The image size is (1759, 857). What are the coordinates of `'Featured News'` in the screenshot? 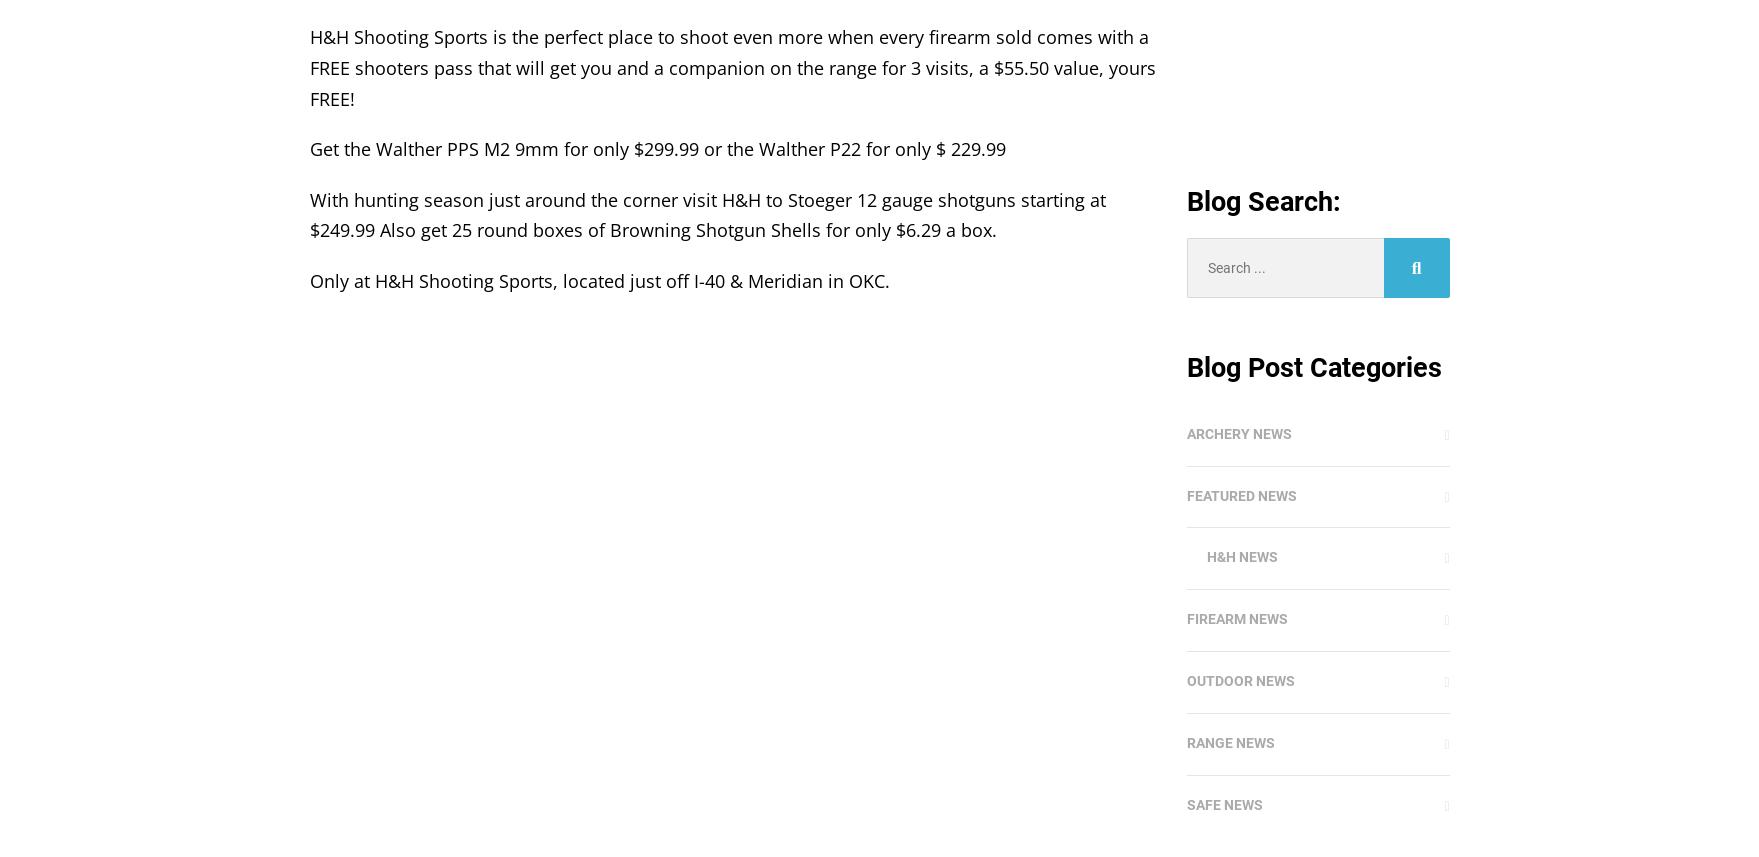 It's located at (1186, 495).